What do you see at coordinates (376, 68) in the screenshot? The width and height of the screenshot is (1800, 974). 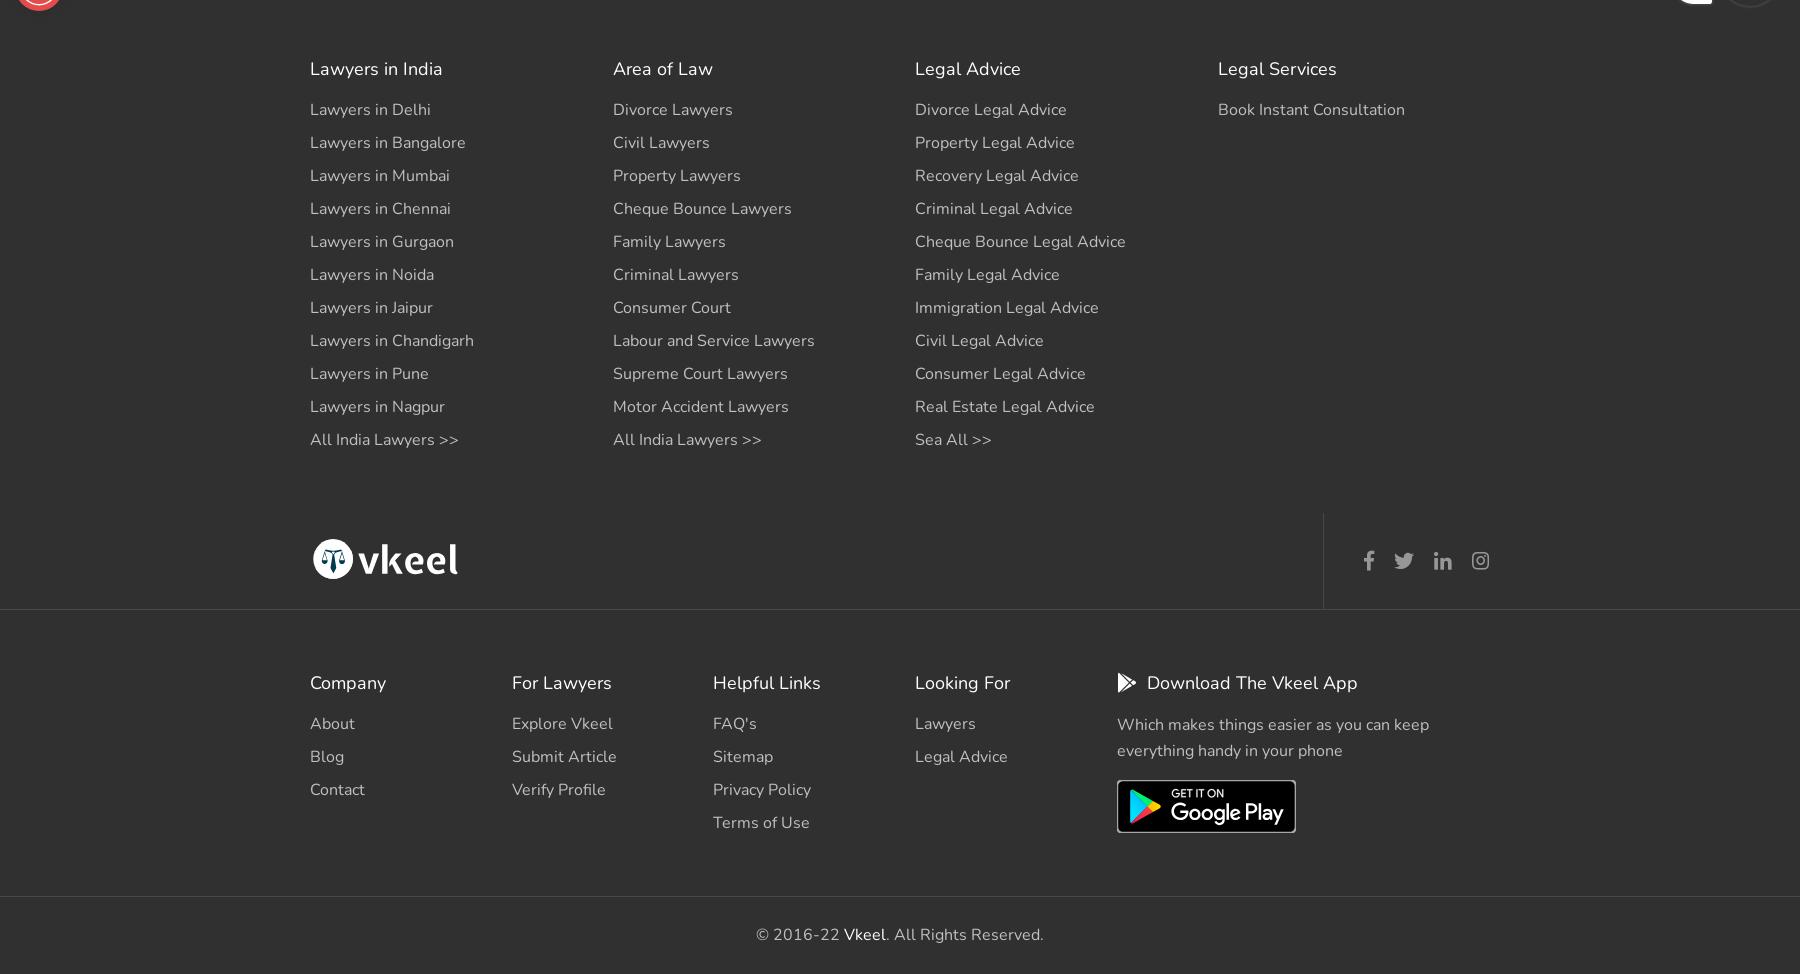 I see `'Lawyers in India'` at bounding box center [376, 68].